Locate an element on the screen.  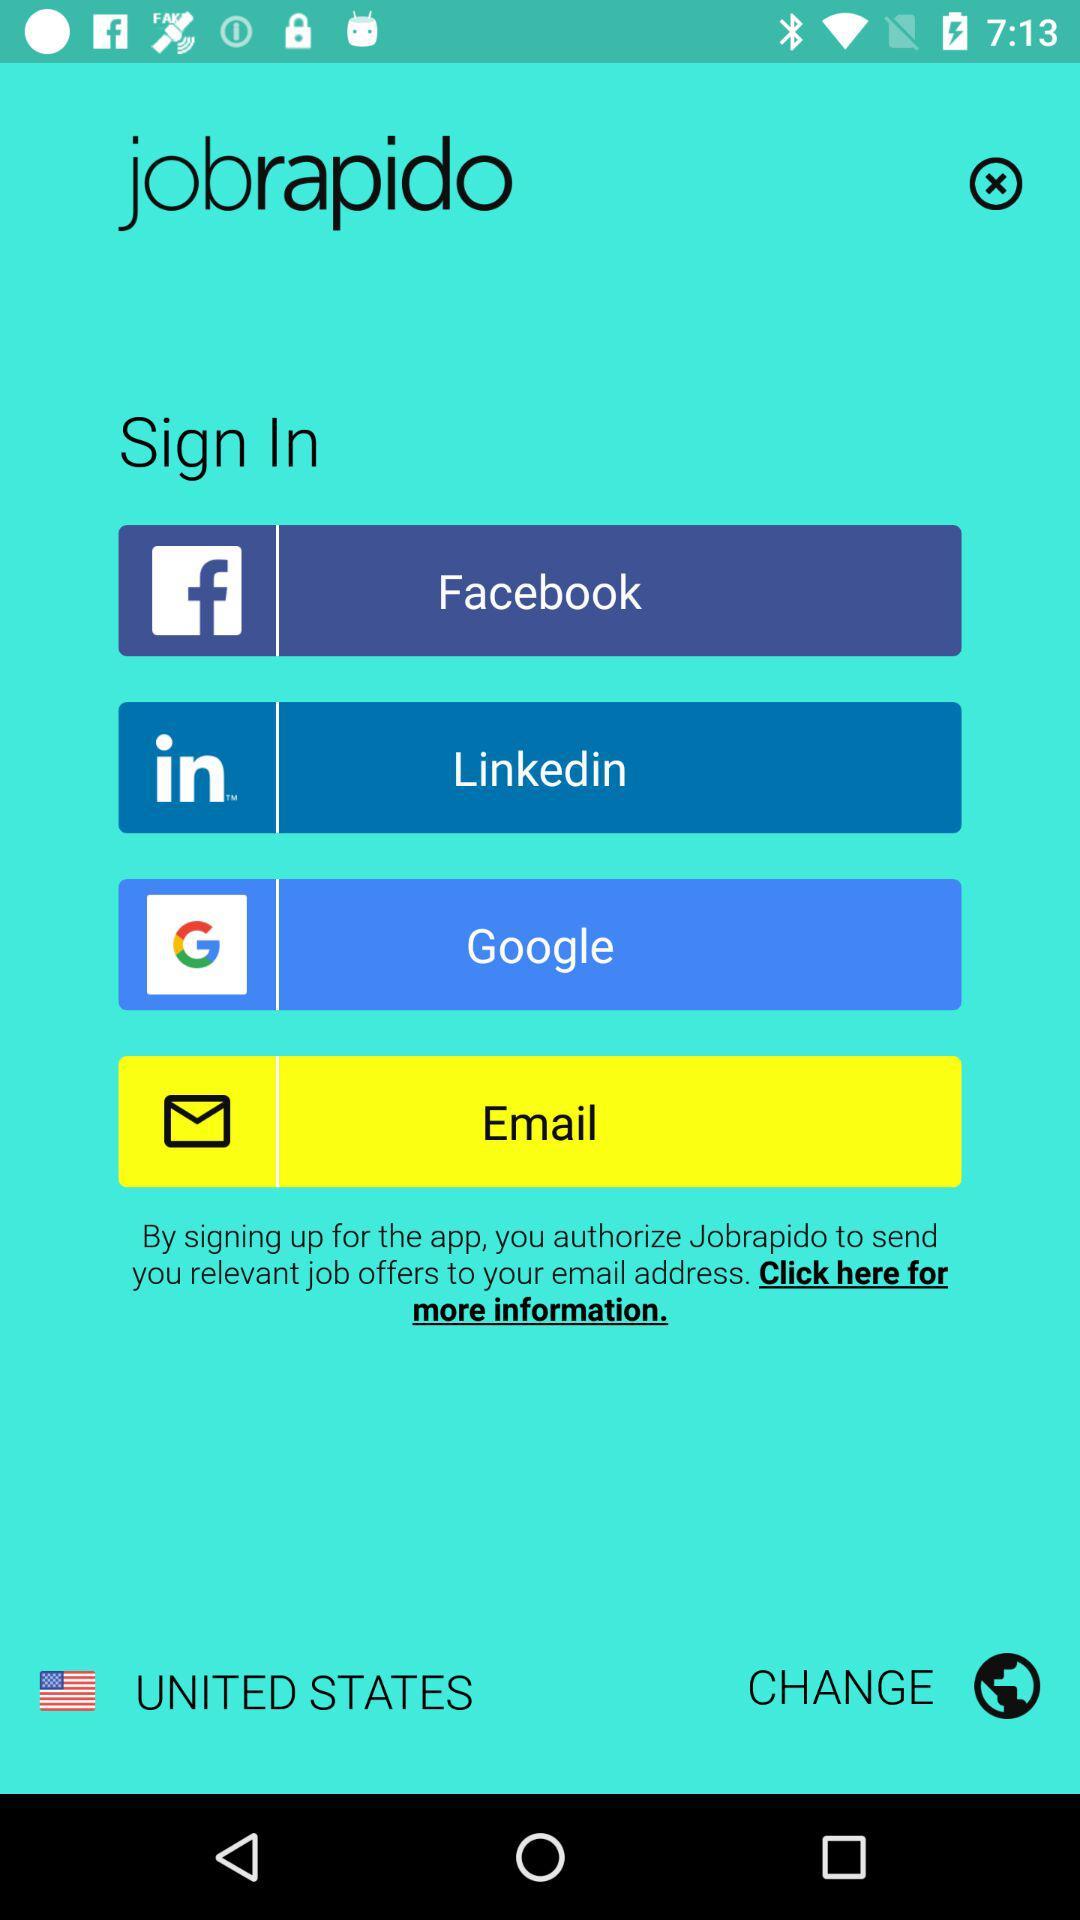
the item above the change icon is located at coordinates (540, 1270).